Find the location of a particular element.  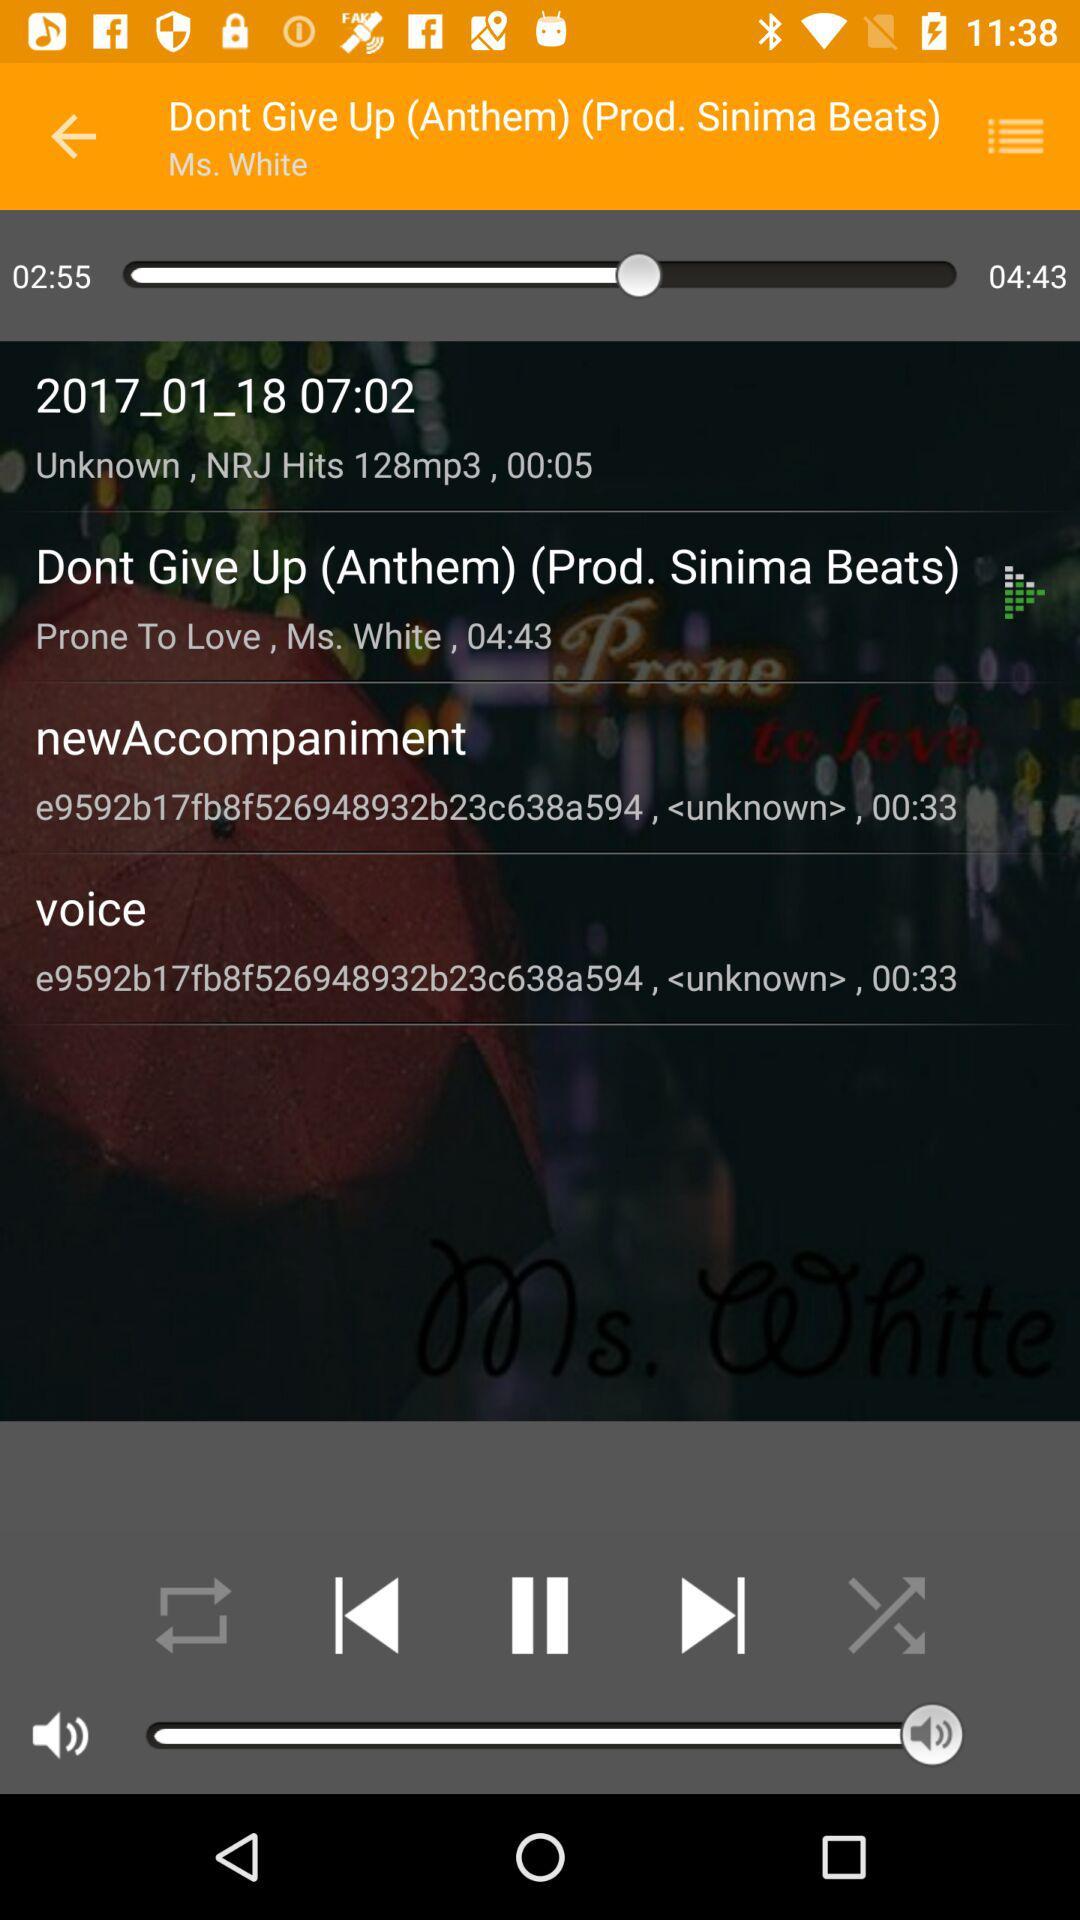

the item next to the dont give up is located at coordinates (72, 135).